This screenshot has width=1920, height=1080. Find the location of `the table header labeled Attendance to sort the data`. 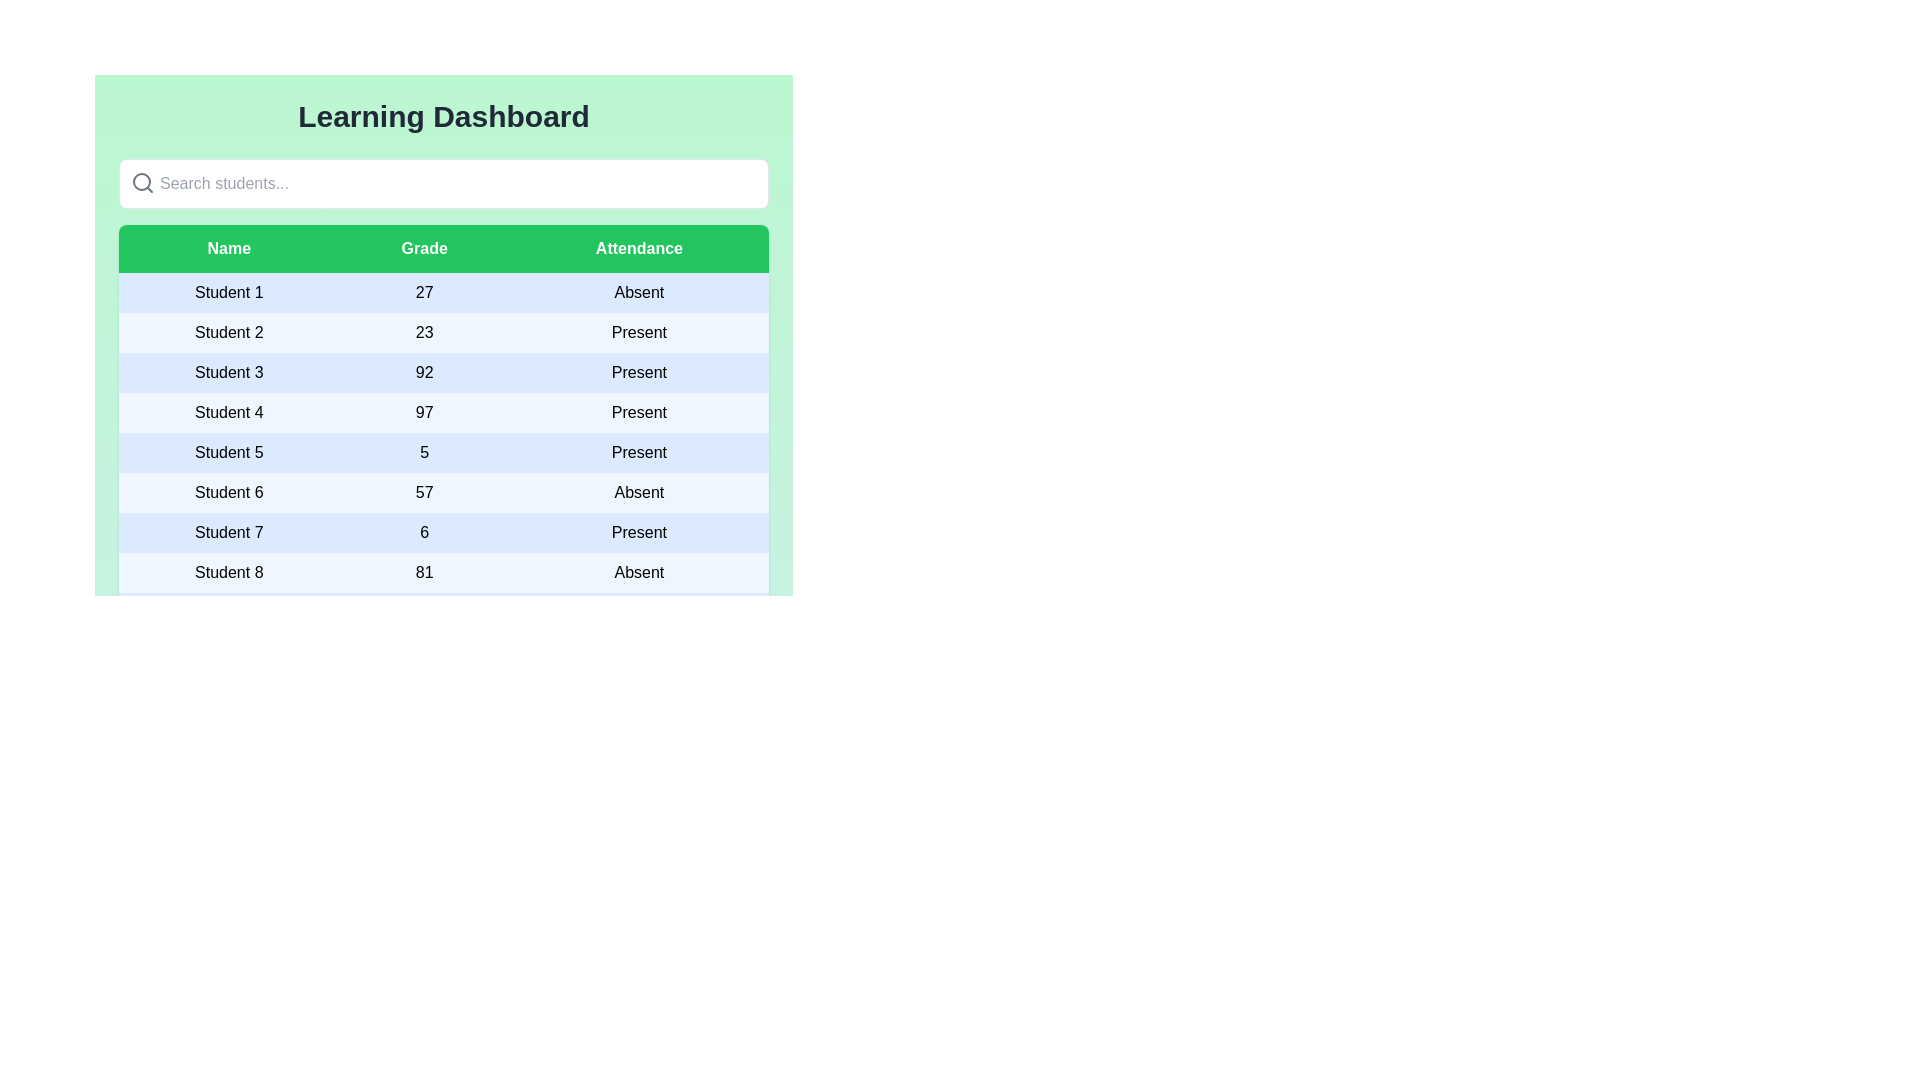

the table header labeled Attendance to sort the data is located at coordinates (637, 248).